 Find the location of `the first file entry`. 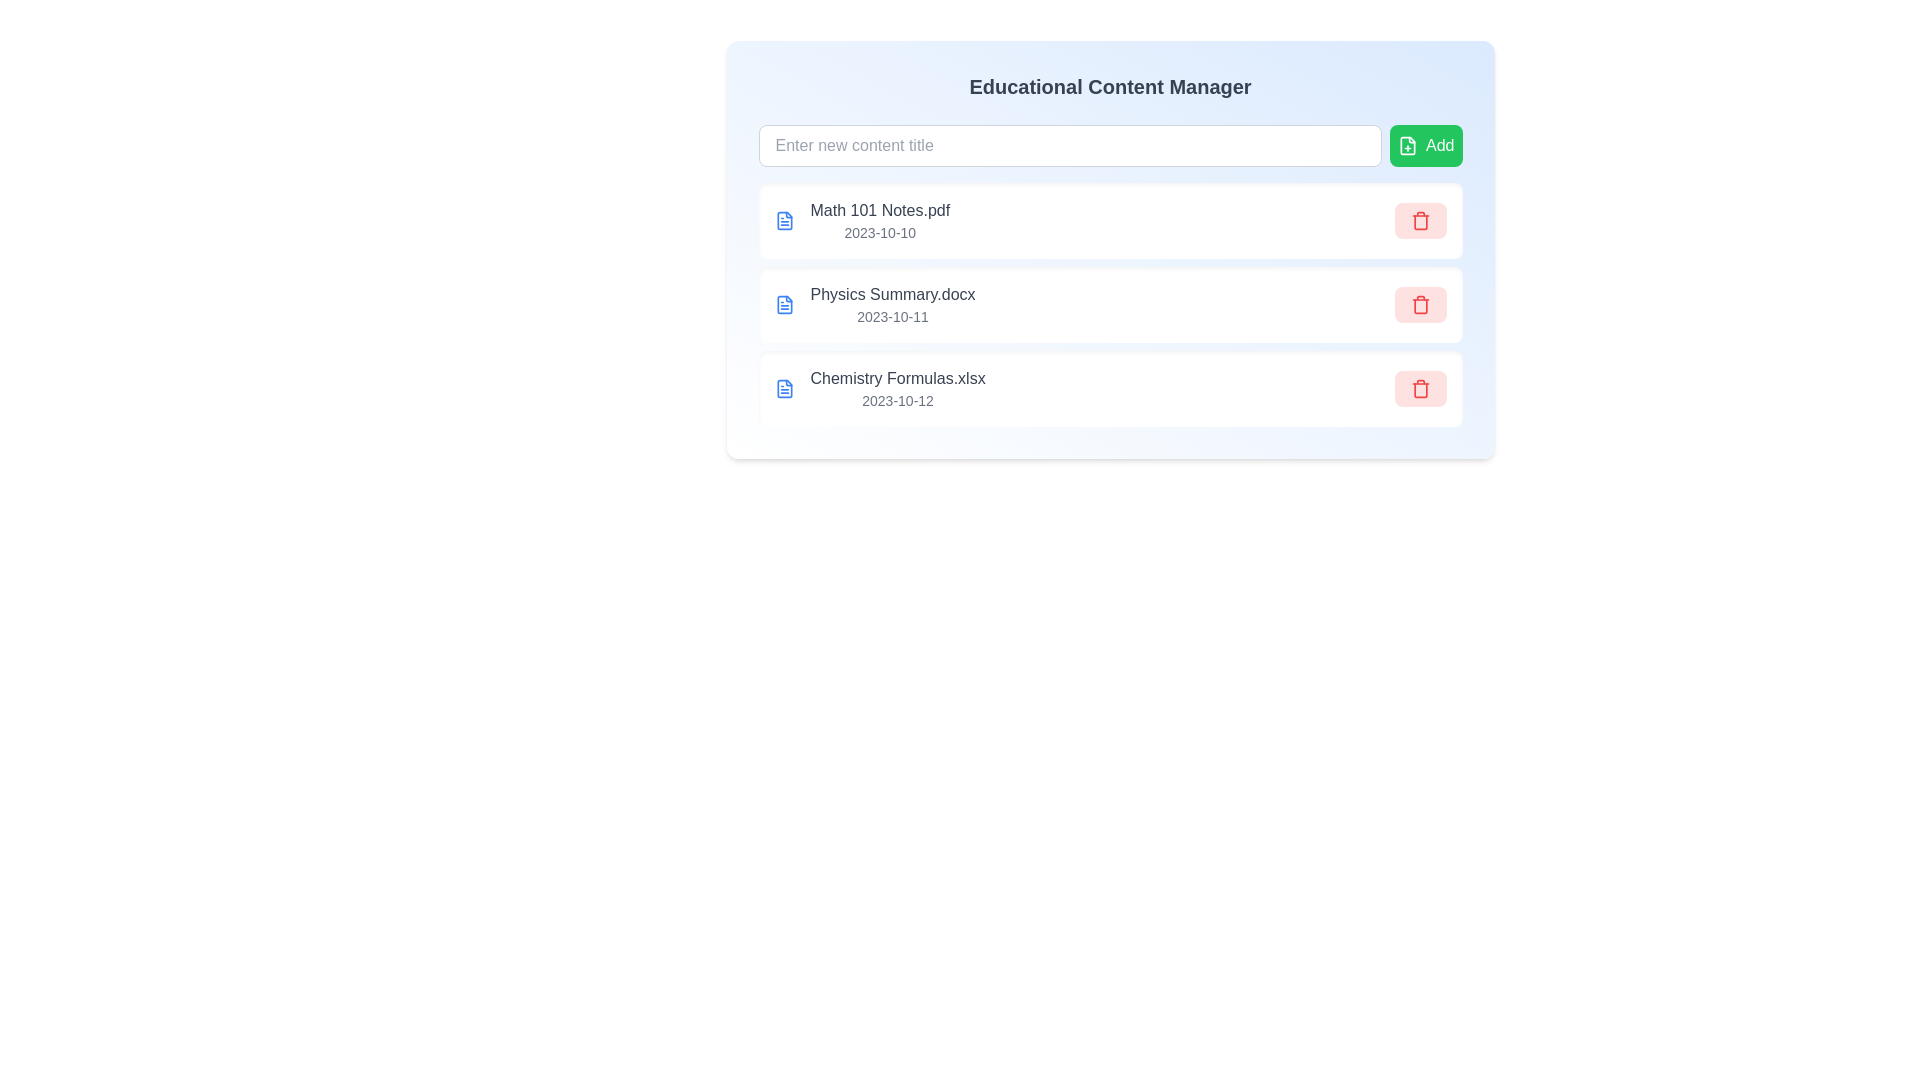

the first file entry is located at coordinates (880, 220).